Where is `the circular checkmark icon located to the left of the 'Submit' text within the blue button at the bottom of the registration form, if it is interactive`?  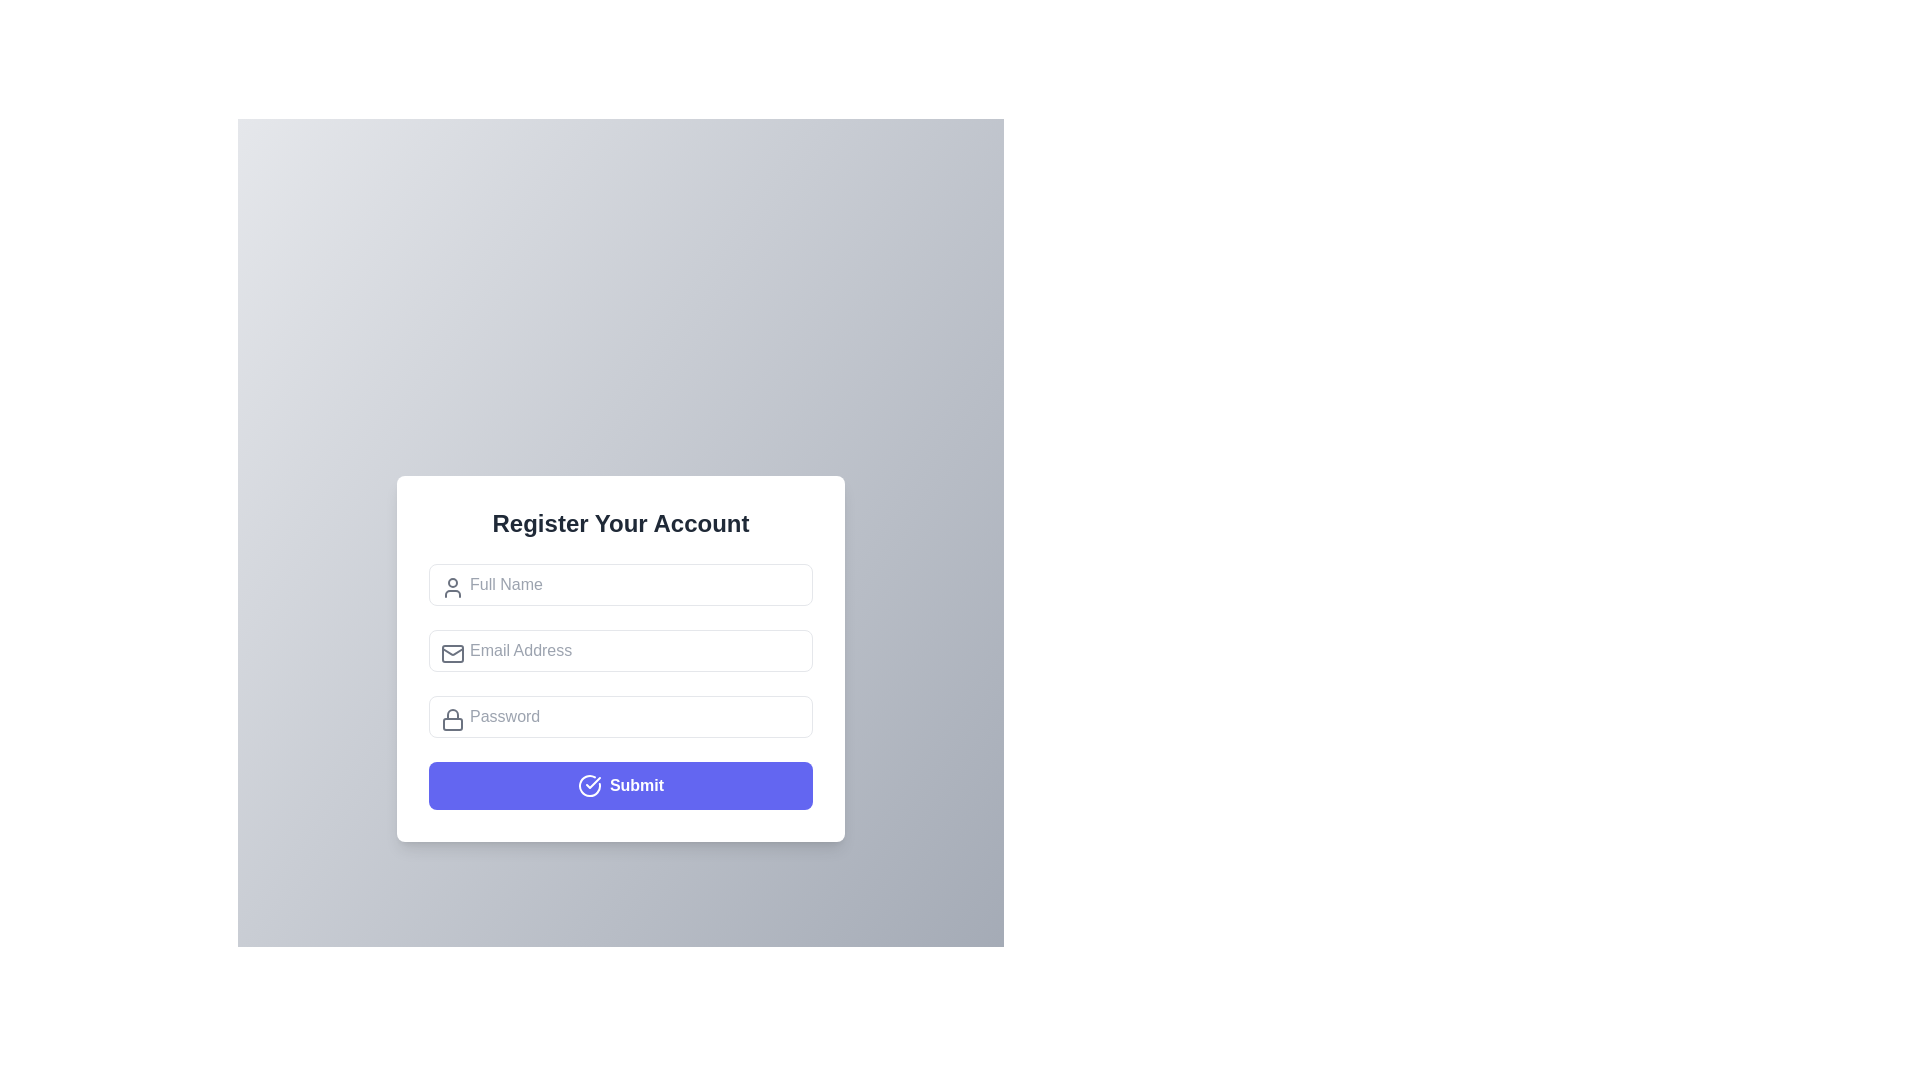
the circular checkmark icon located to the left of the 'Submit' text within the blue button at the bottom of the registration form, if it is interactive is located at coordinates (588, 785).